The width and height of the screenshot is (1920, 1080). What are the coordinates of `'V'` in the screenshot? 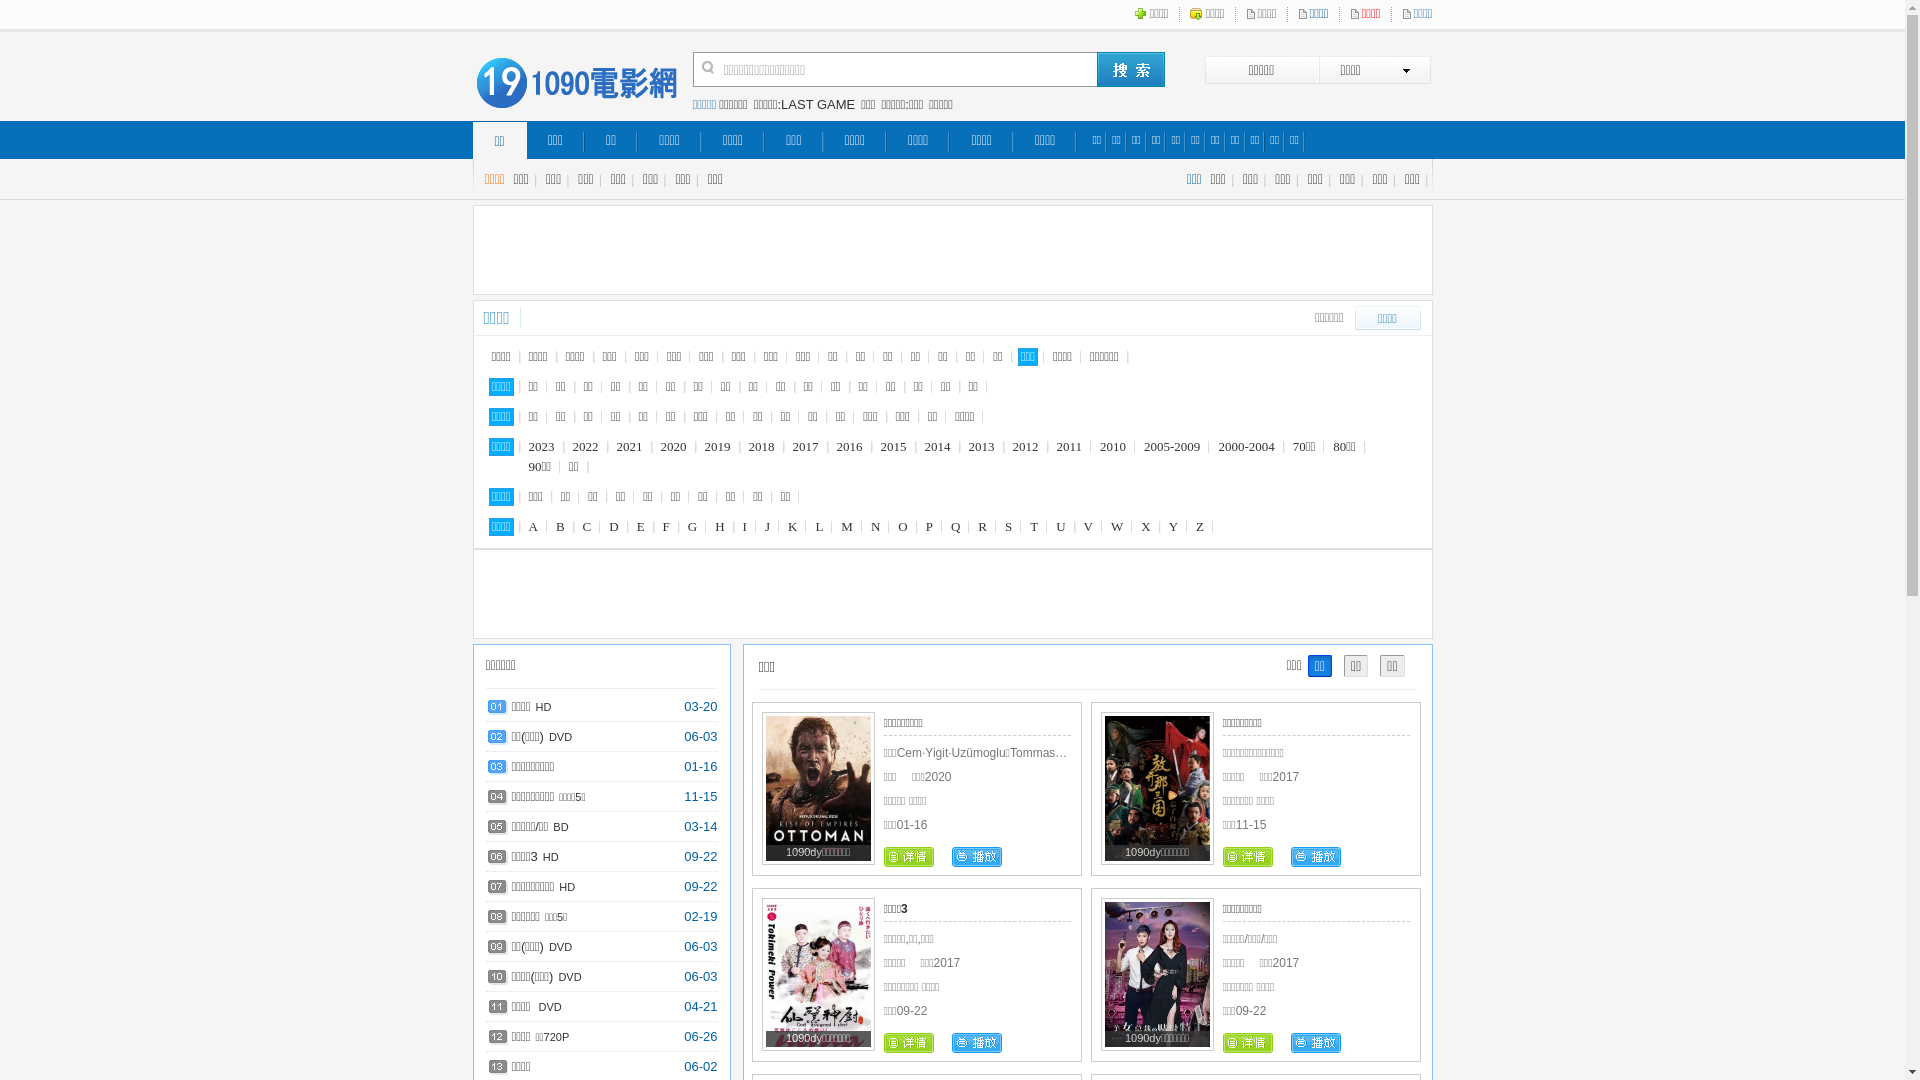 It's located at (1079, 526).